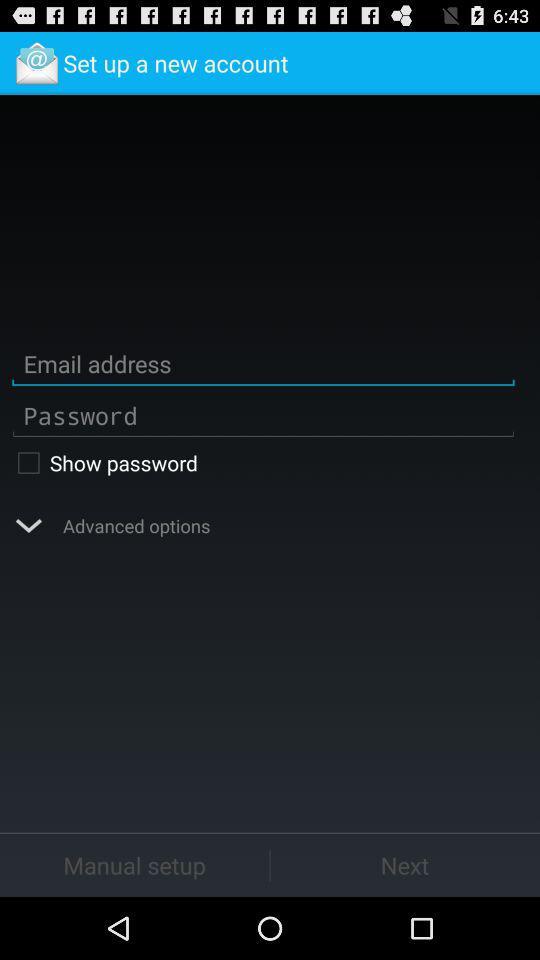  What do you see at coordinates (405, 864) in the screenshot?
I see `the item to the right of manual setup` at bounding box center [405, 864].